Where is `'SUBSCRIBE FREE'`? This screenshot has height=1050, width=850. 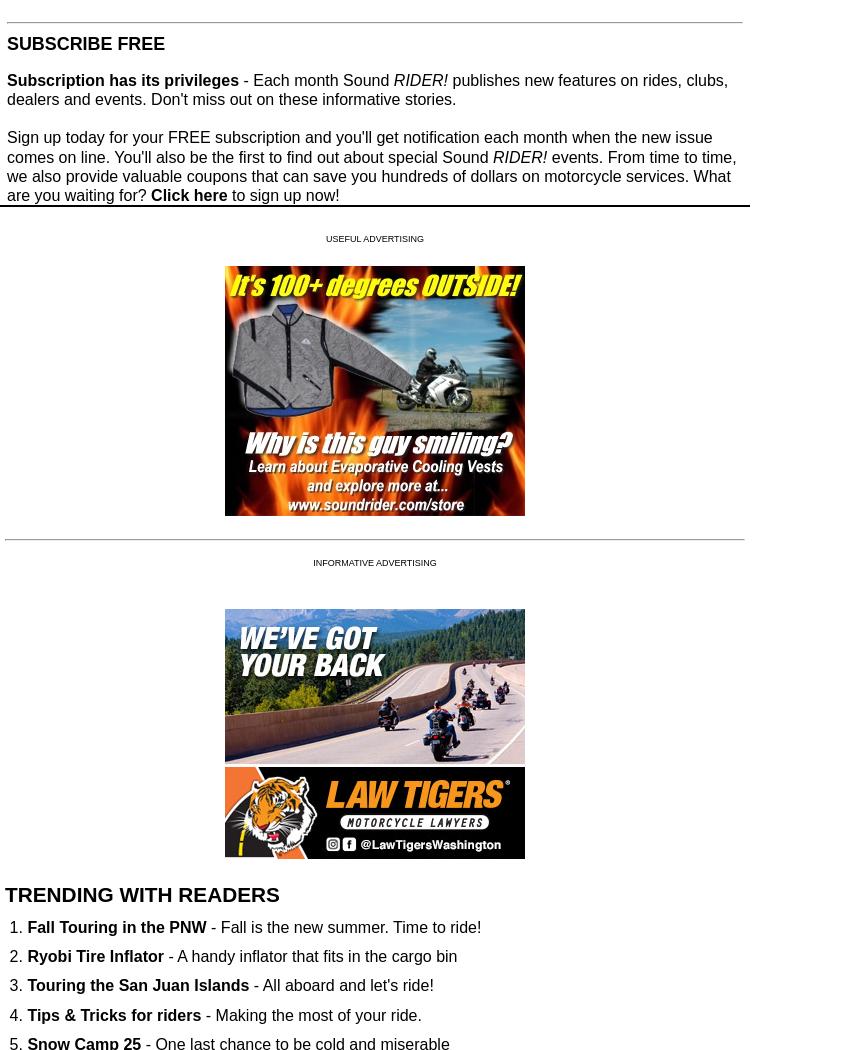 'SUBSCRIBE FREE' is located at coordinates (85, 42).